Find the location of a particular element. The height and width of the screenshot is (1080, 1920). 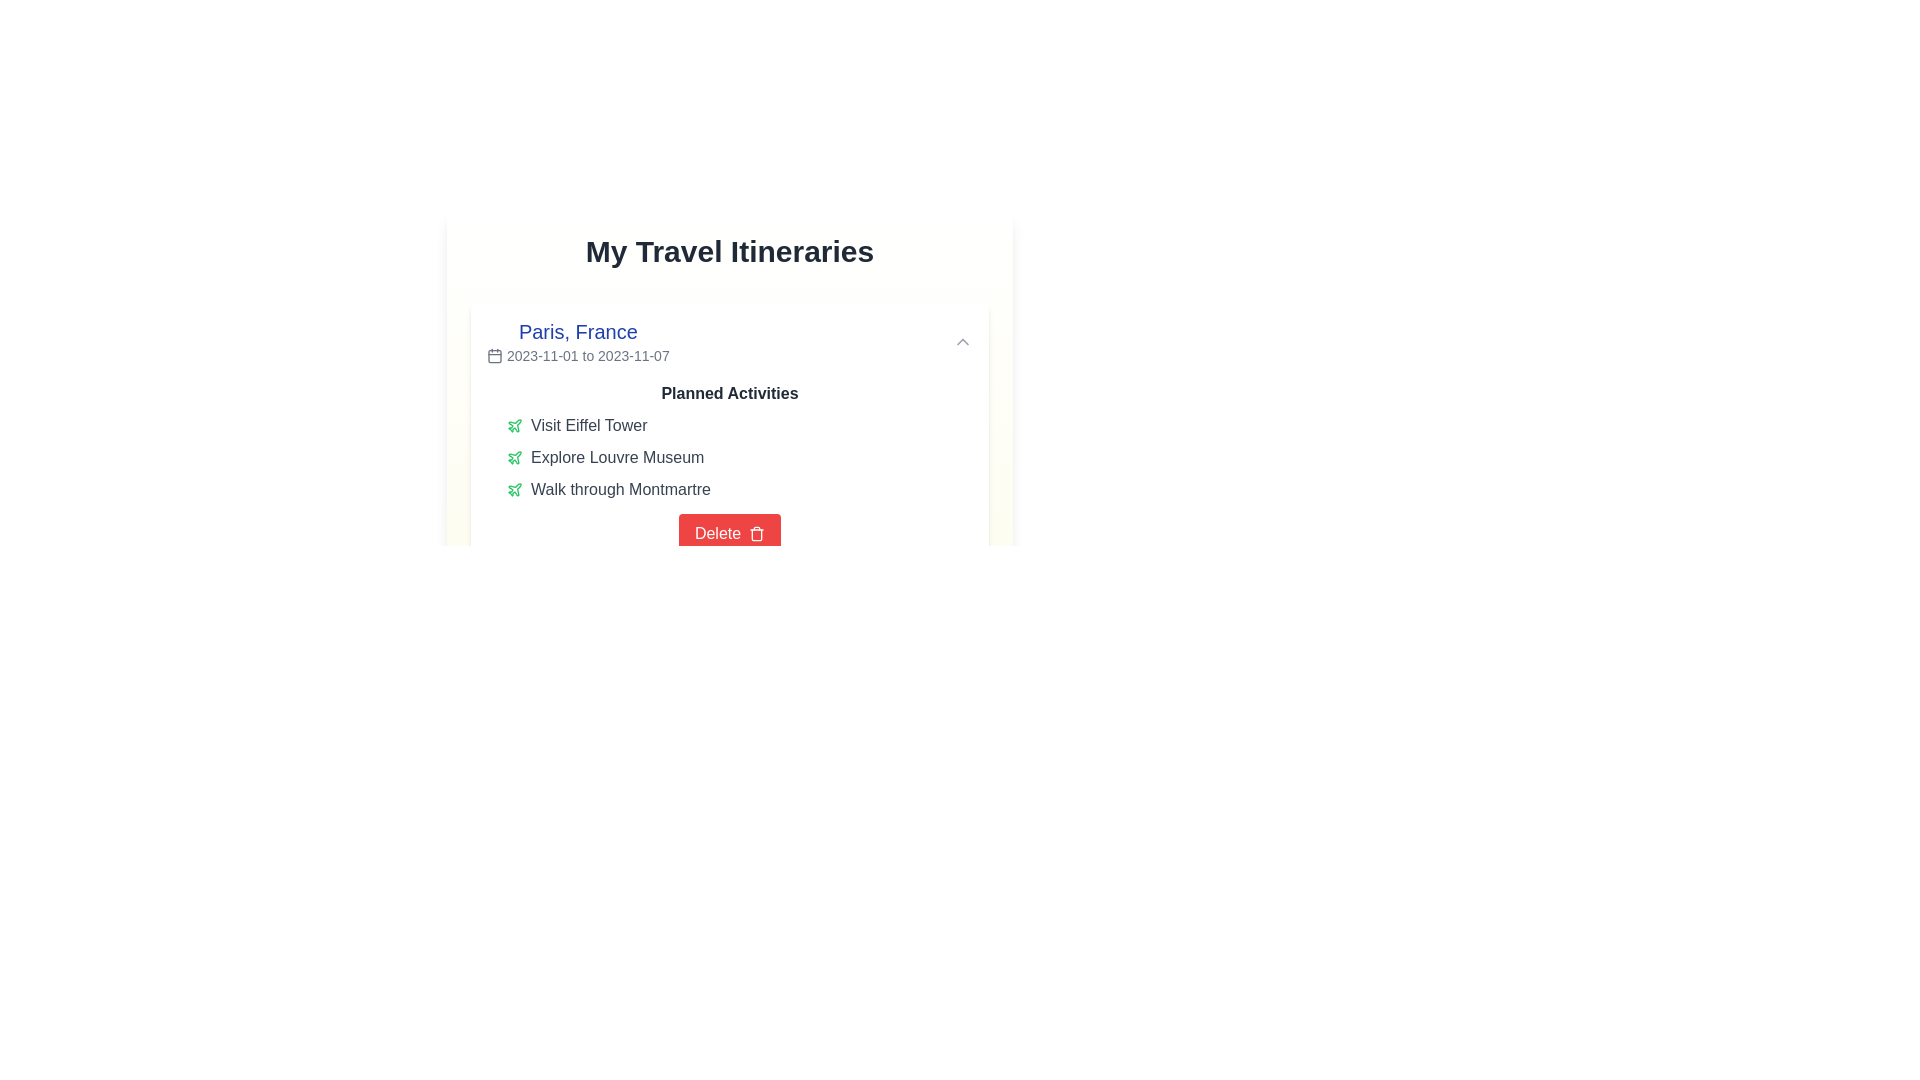

the travel details section for 'Paris, France' is located at coordinates (728, 531).